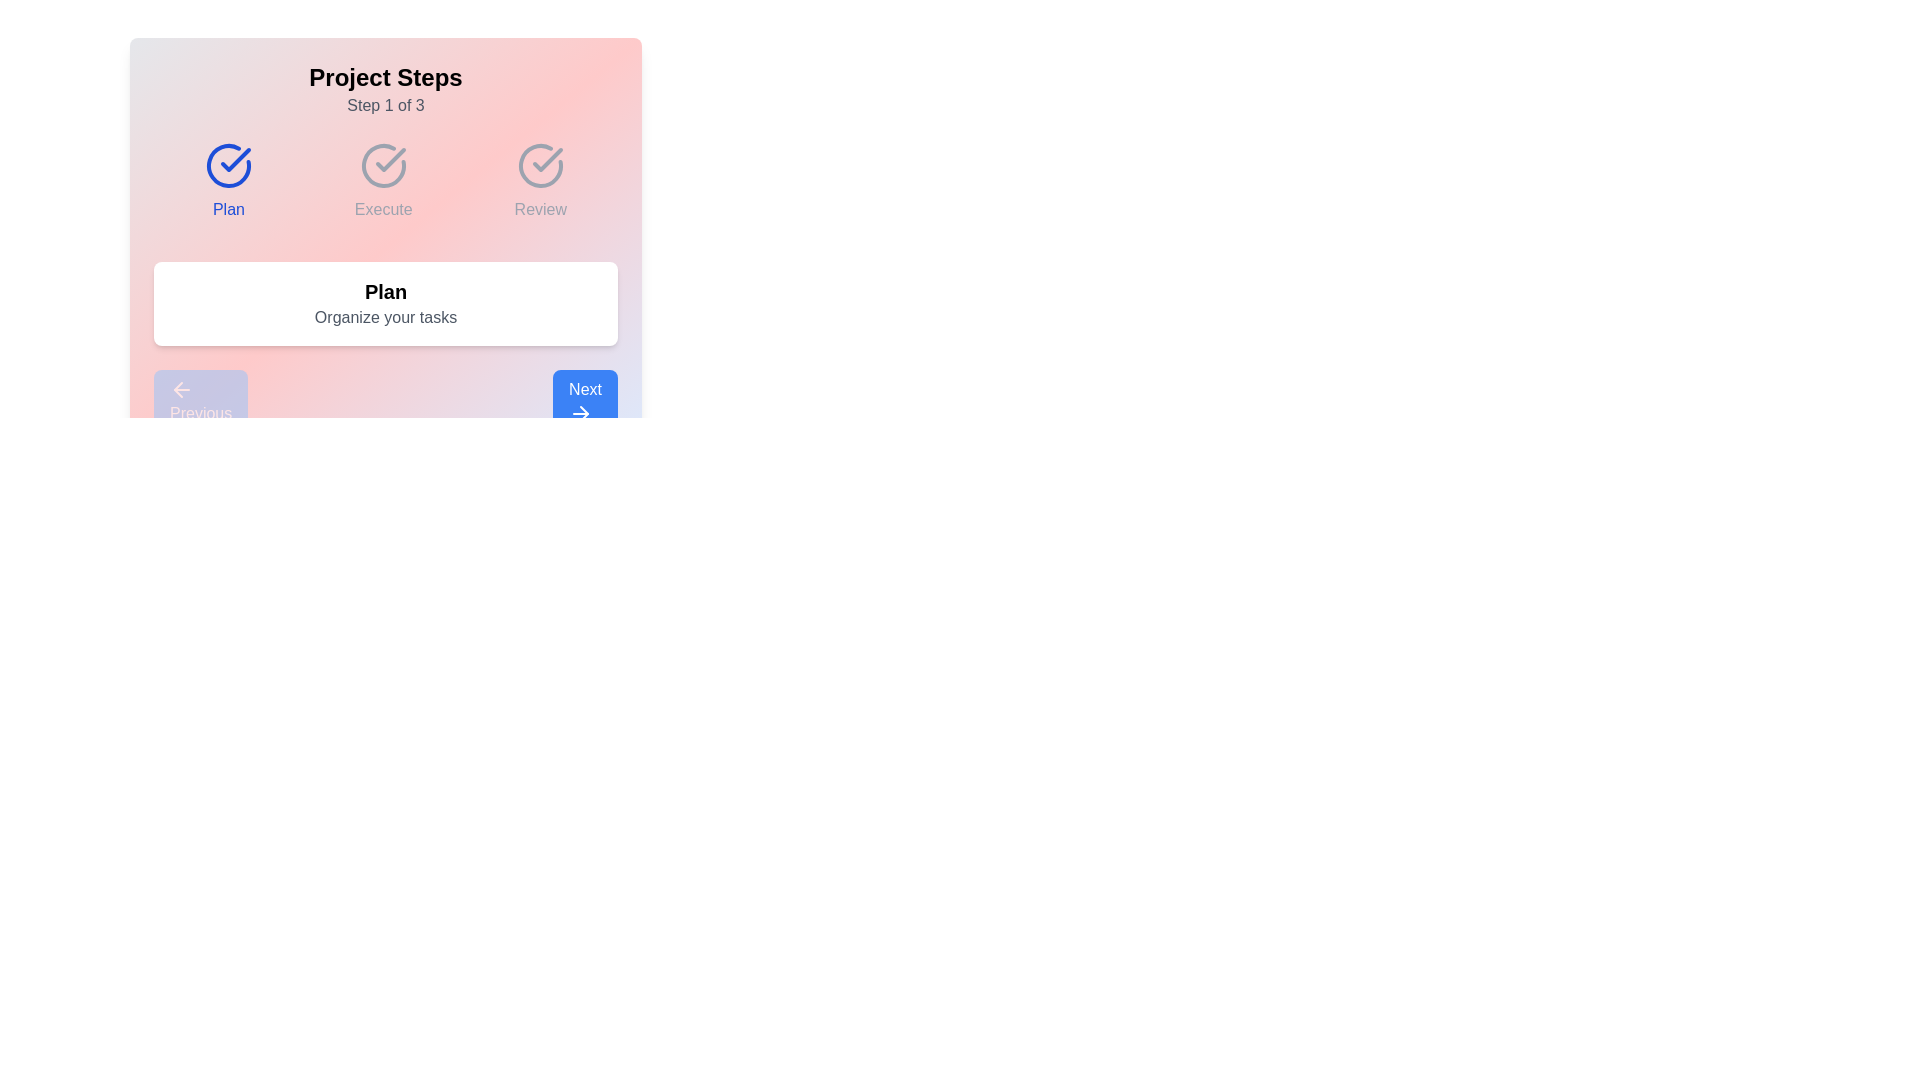 Image resolution: width=1920 pixels, height=1080 pixels. What do you see at coordinates (385, 292) in the screenshot?
I see `the task title to highlight it for reading` at bounding box center [385, 292].